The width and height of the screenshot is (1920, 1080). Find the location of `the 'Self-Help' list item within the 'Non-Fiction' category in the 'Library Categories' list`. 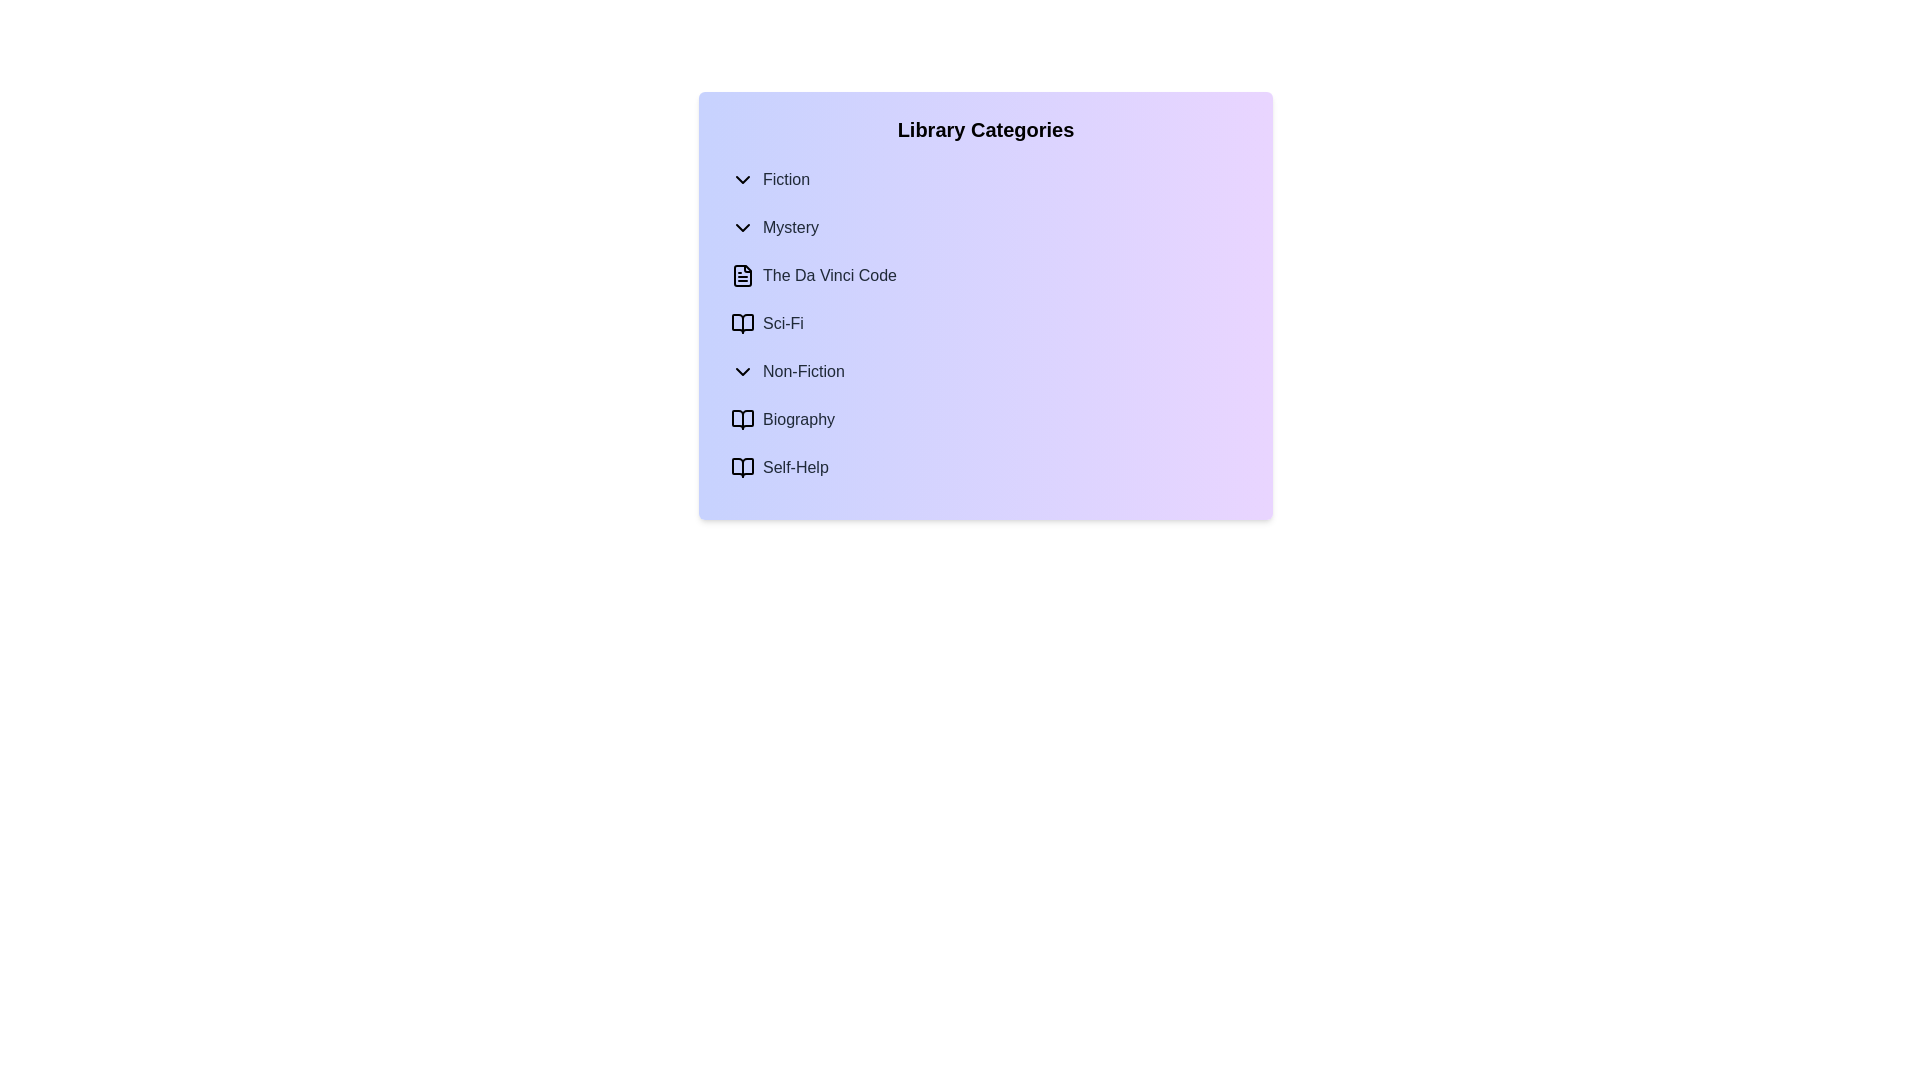

the 'Self-Help' list item within the 'Non-Fiction' category in the 'Library Categories' list is located at coordinates (985, 467).